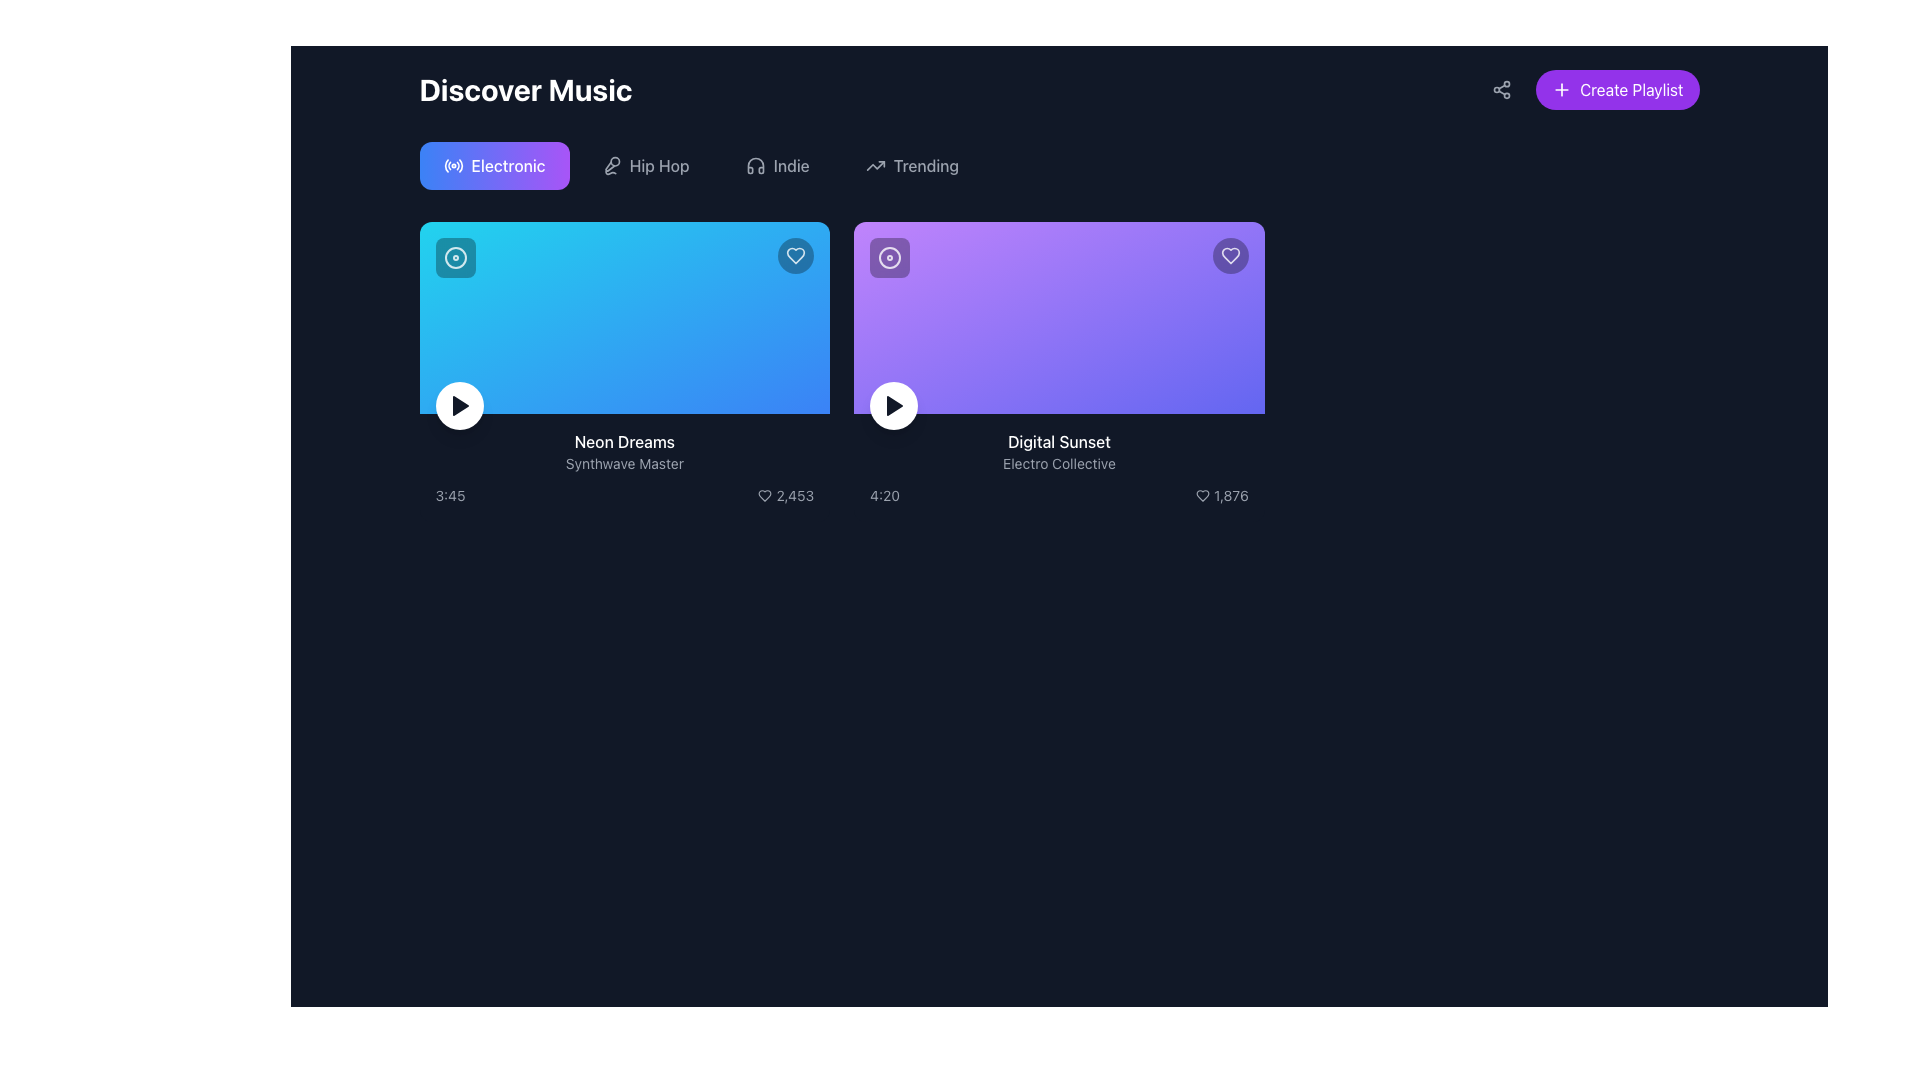 This screenshot has width=1920, height=1080. Describe the element at coordinates (1202, 495) in the screenshot. I see `the heart icon located in the top-right corner of the 'Digital Sunset' song card` at that location.